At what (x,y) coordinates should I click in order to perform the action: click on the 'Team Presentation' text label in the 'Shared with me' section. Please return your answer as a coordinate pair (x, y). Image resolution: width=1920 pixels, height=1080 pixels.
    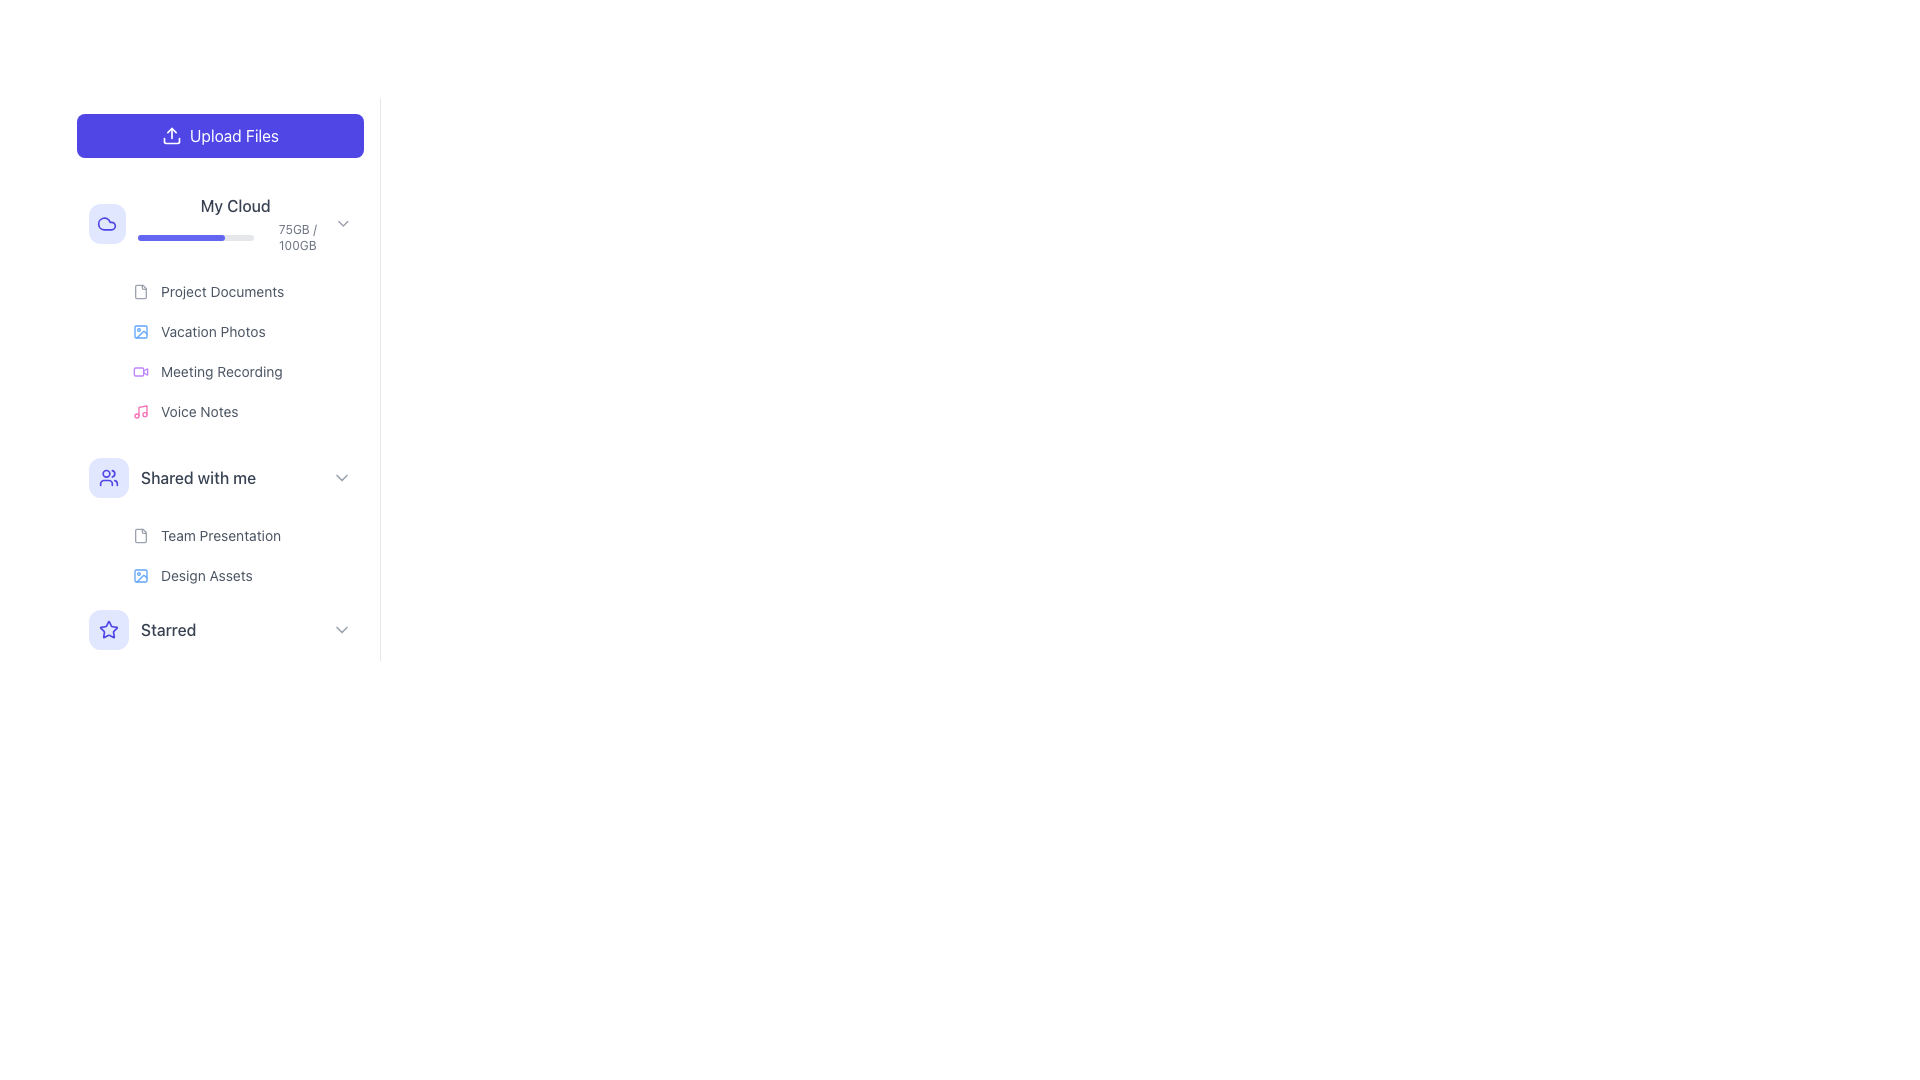
    Looking at the image, I should click on (220, 535).